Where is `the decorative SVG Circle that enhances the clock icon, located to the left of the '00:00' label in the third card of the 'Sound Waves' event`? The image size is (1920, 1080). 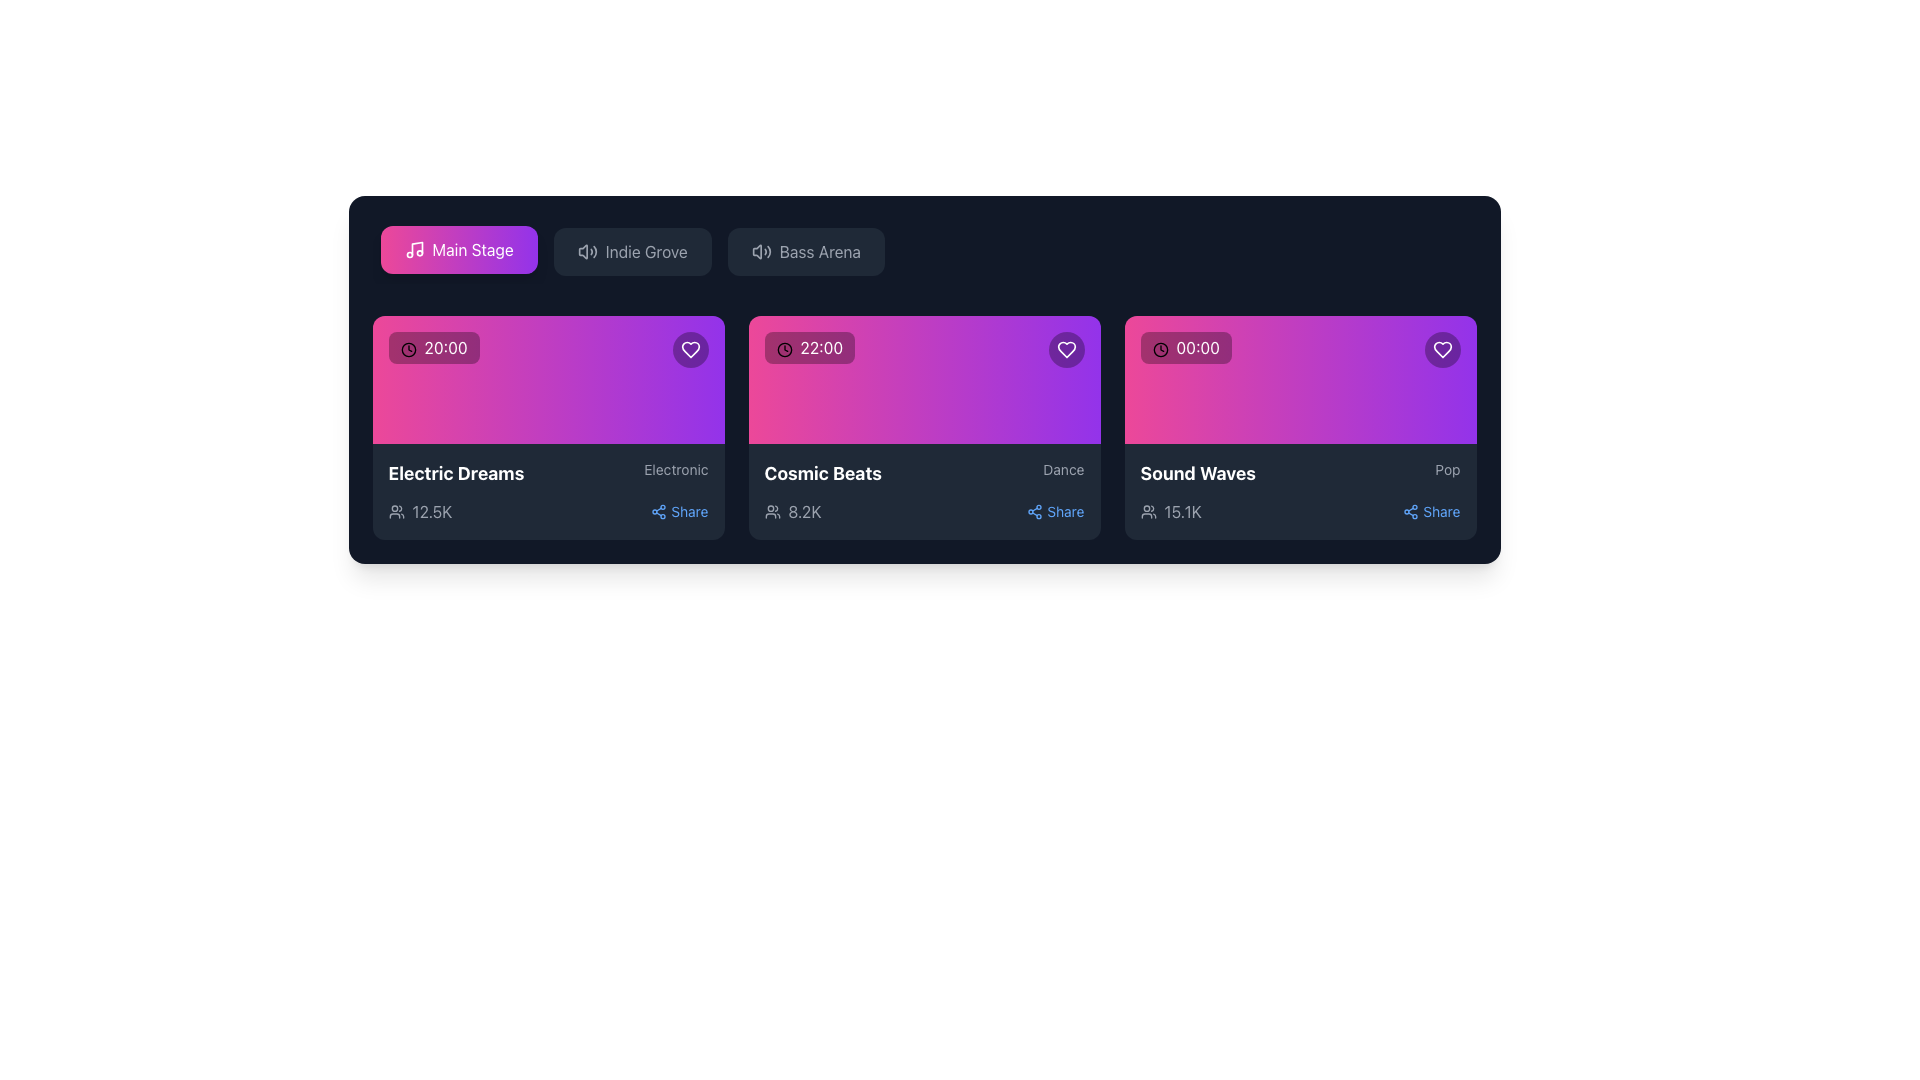 the decorative SVG Circle that enhances the clock icon, located to the left of the '00:00' label in the third card of the 'Sound Waves' event is located at coordinates (1160, 348).